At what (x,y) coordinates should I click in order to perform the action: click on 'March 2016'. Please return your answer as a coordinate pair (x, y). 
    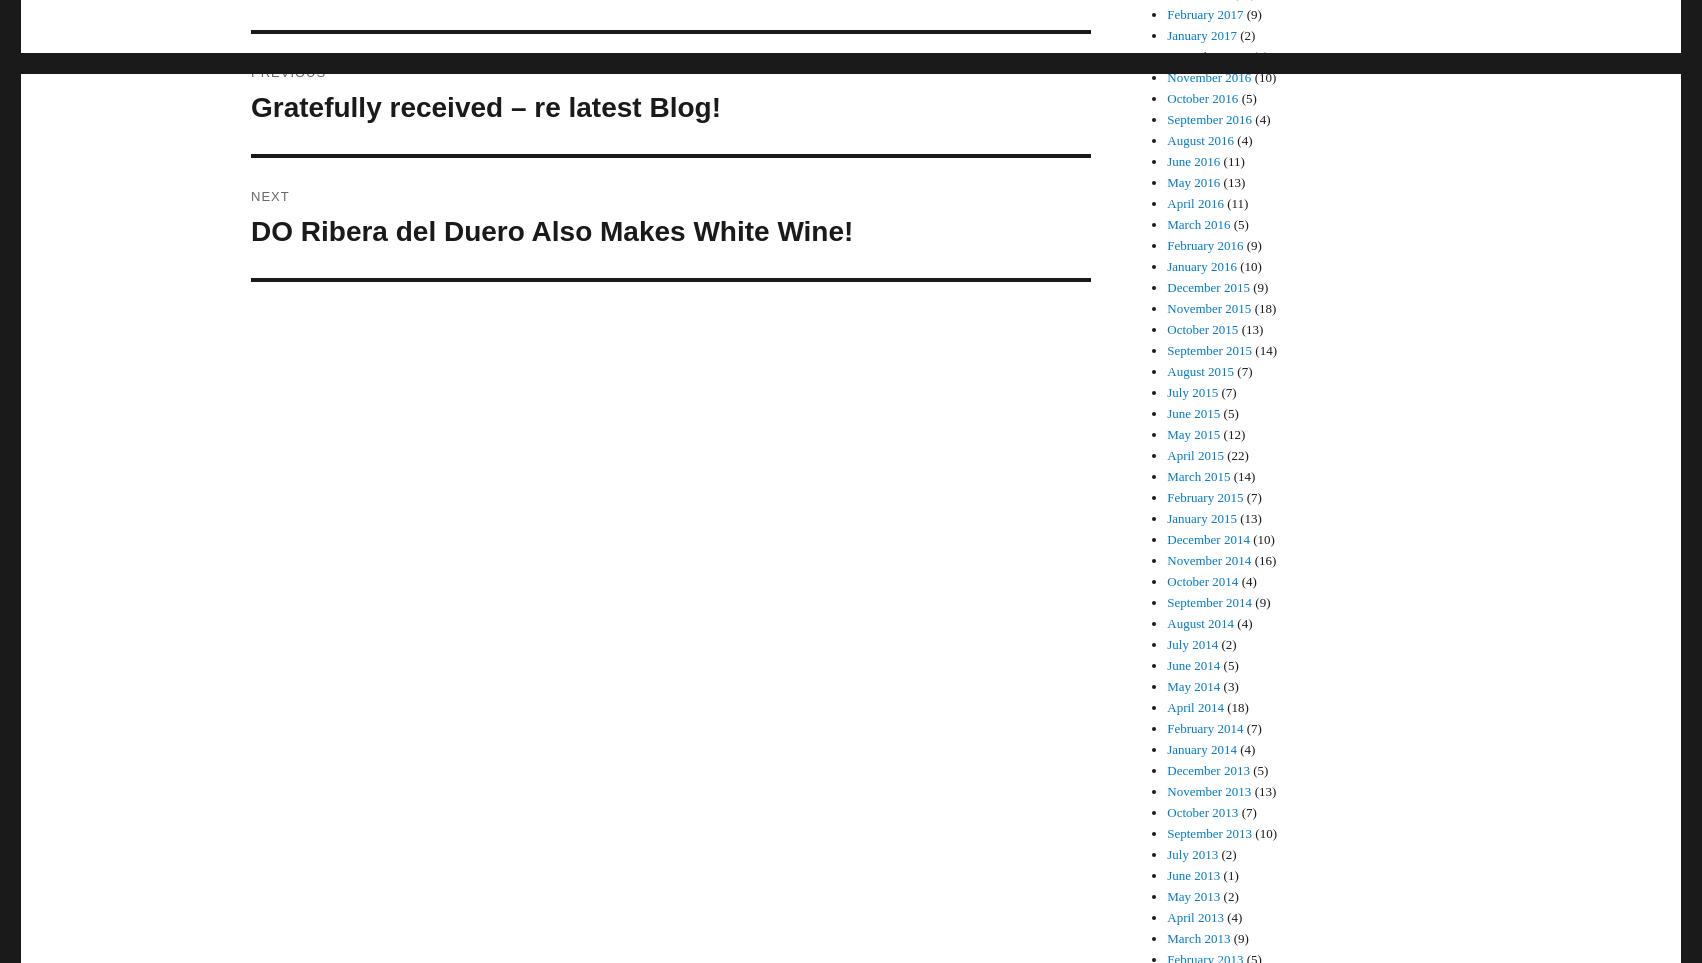
    Looking at the image, I should click on (1198, 224).